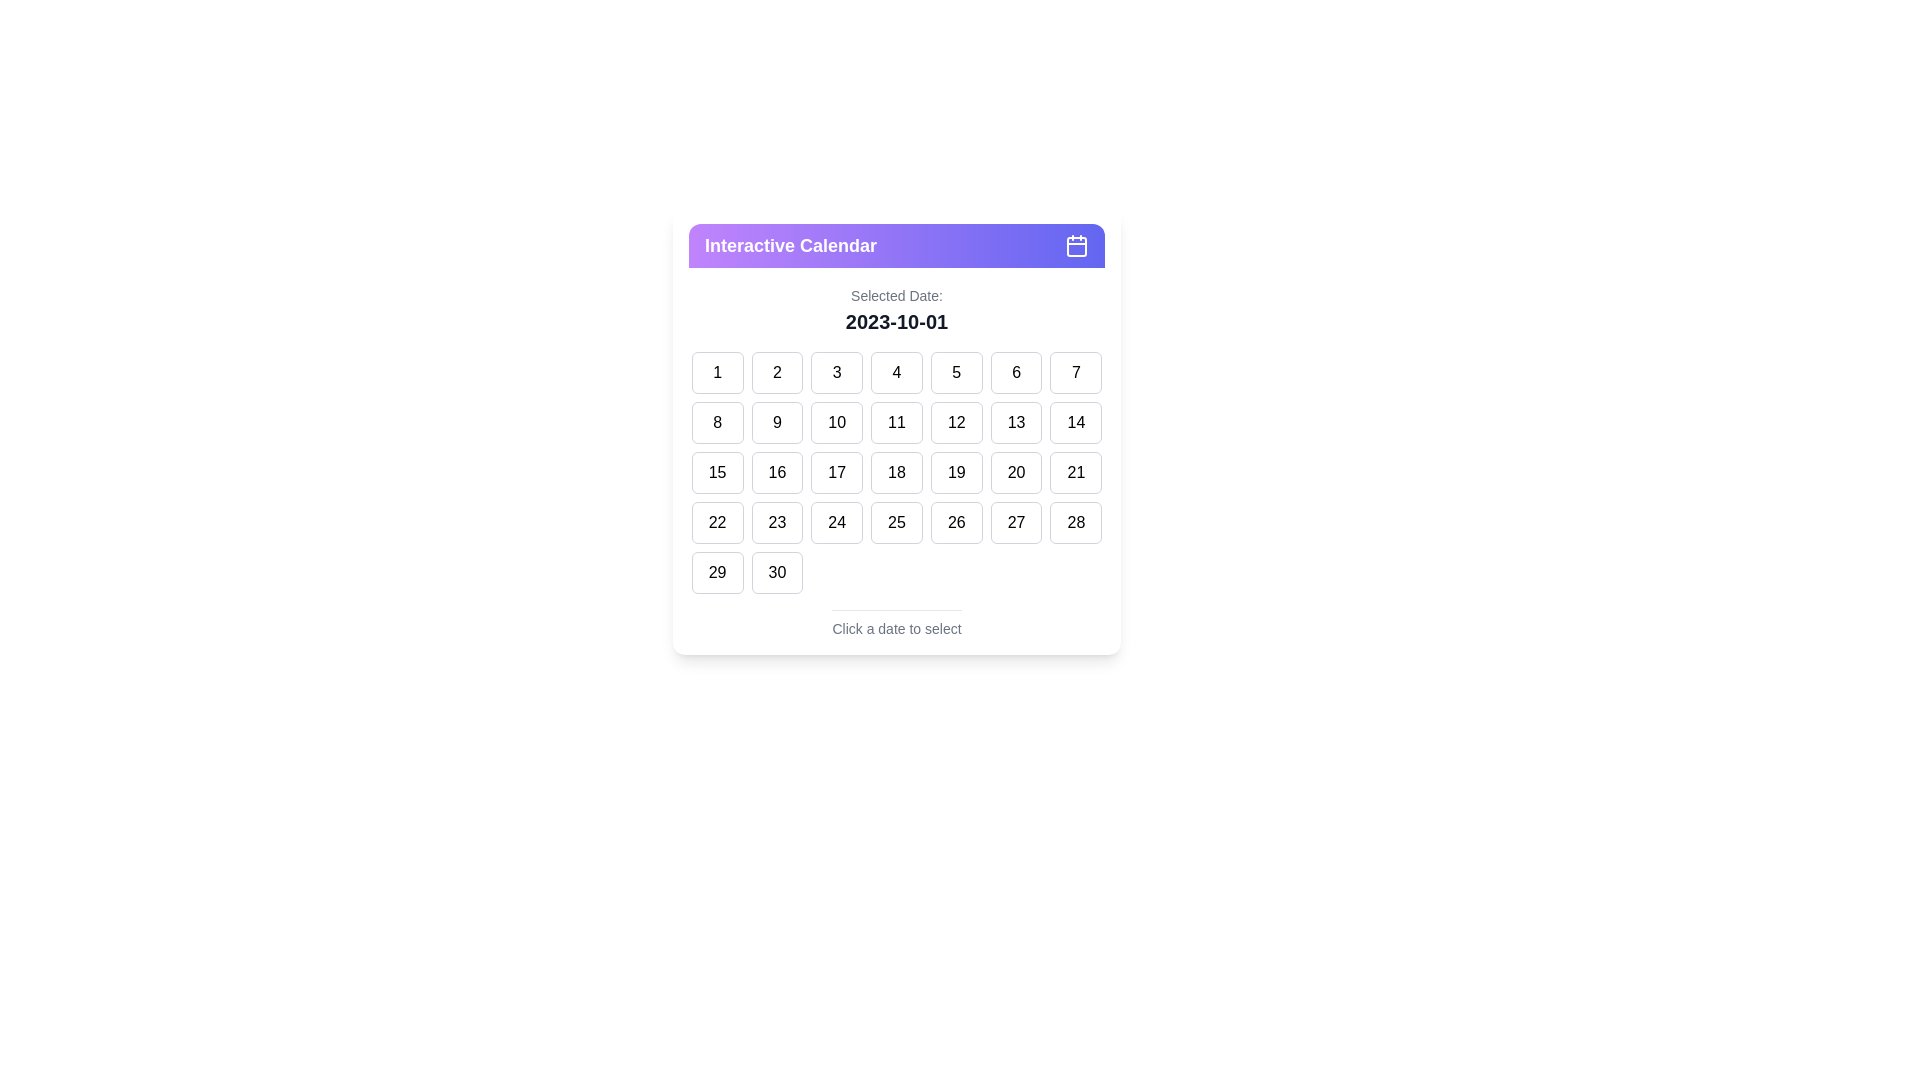  What do you see at coordinates (776, 422) in the screenshot?
I see `the date selector button corresponding to the number '9' in the calendar interface to change its appearance` at bounding box center [776, 422].